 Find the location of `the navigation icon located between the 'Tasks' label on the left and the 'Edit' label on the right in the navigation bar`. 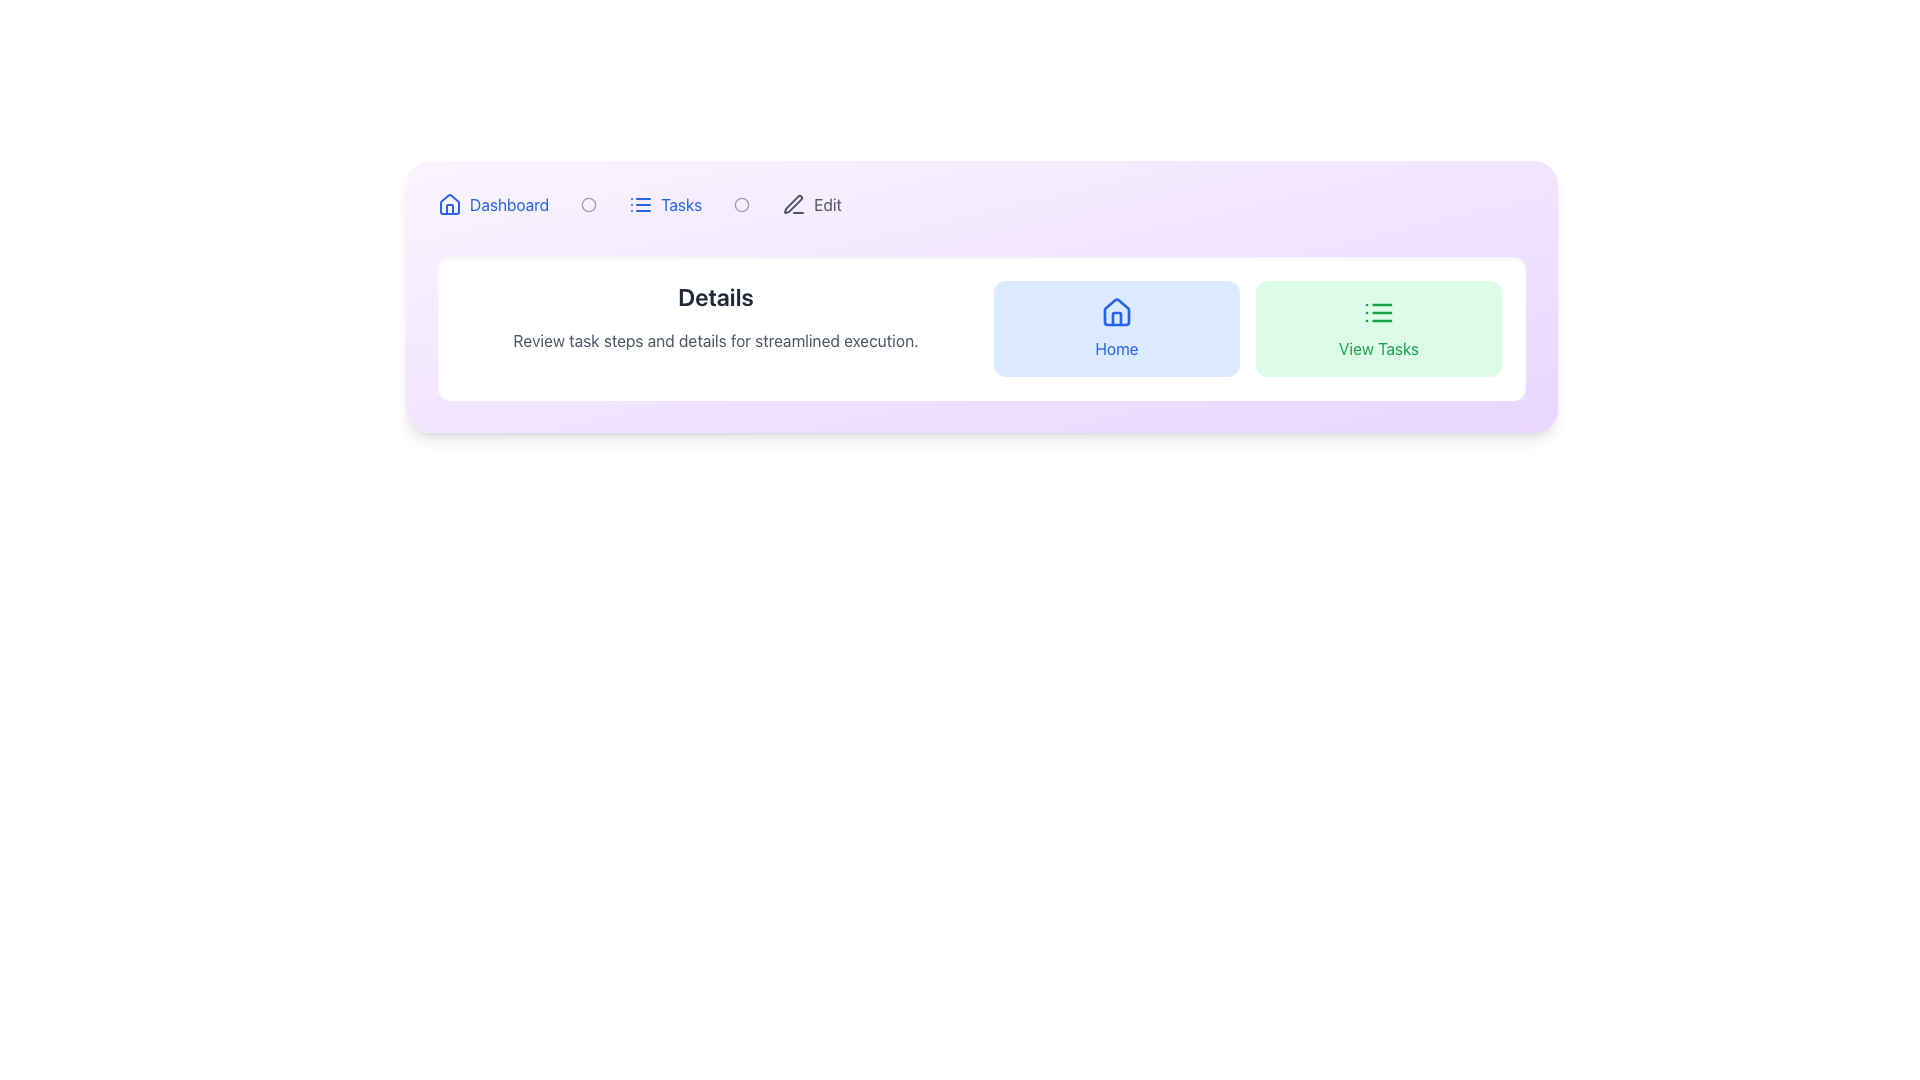

the navigation icon located between the 'Tasks' label on the left and the 'Edit' label on the right in the navigation bar is located at coordinates (741, 204).